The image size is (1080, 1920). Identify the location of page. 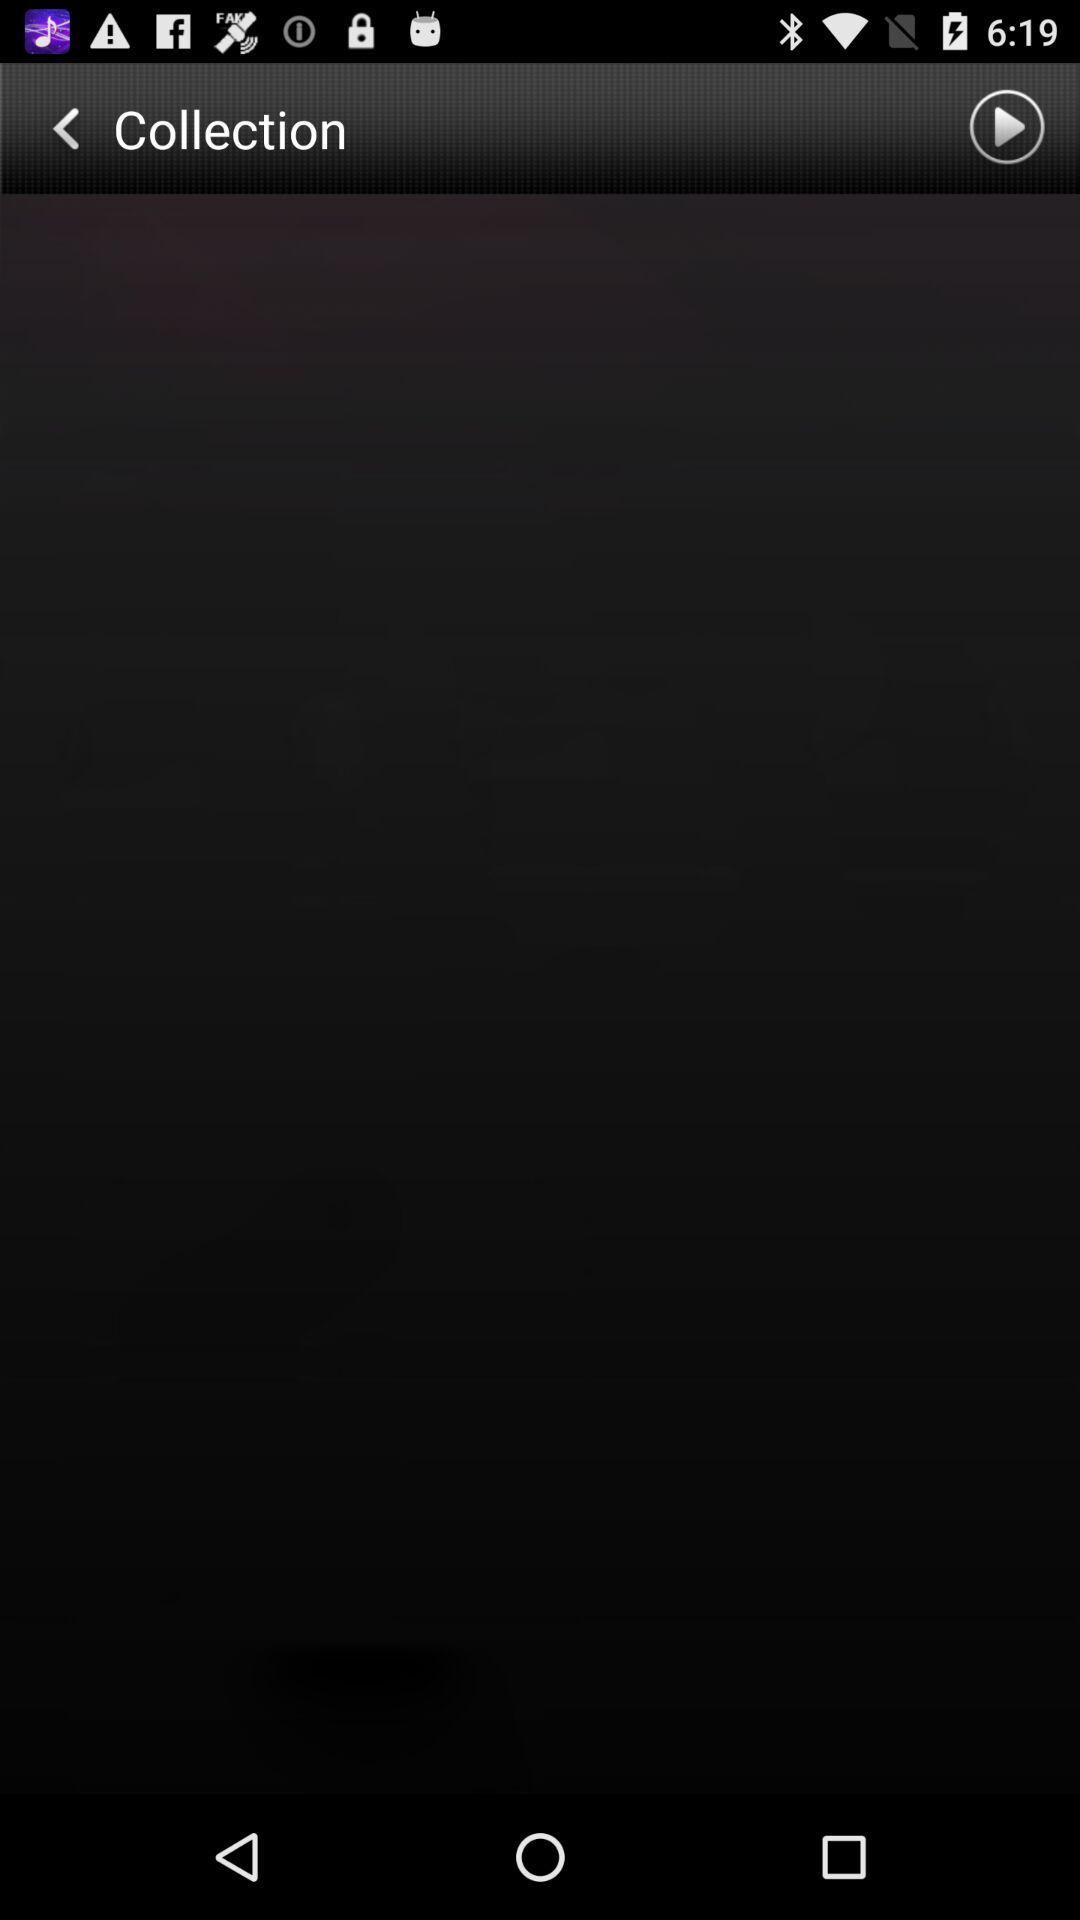
(540, 994).